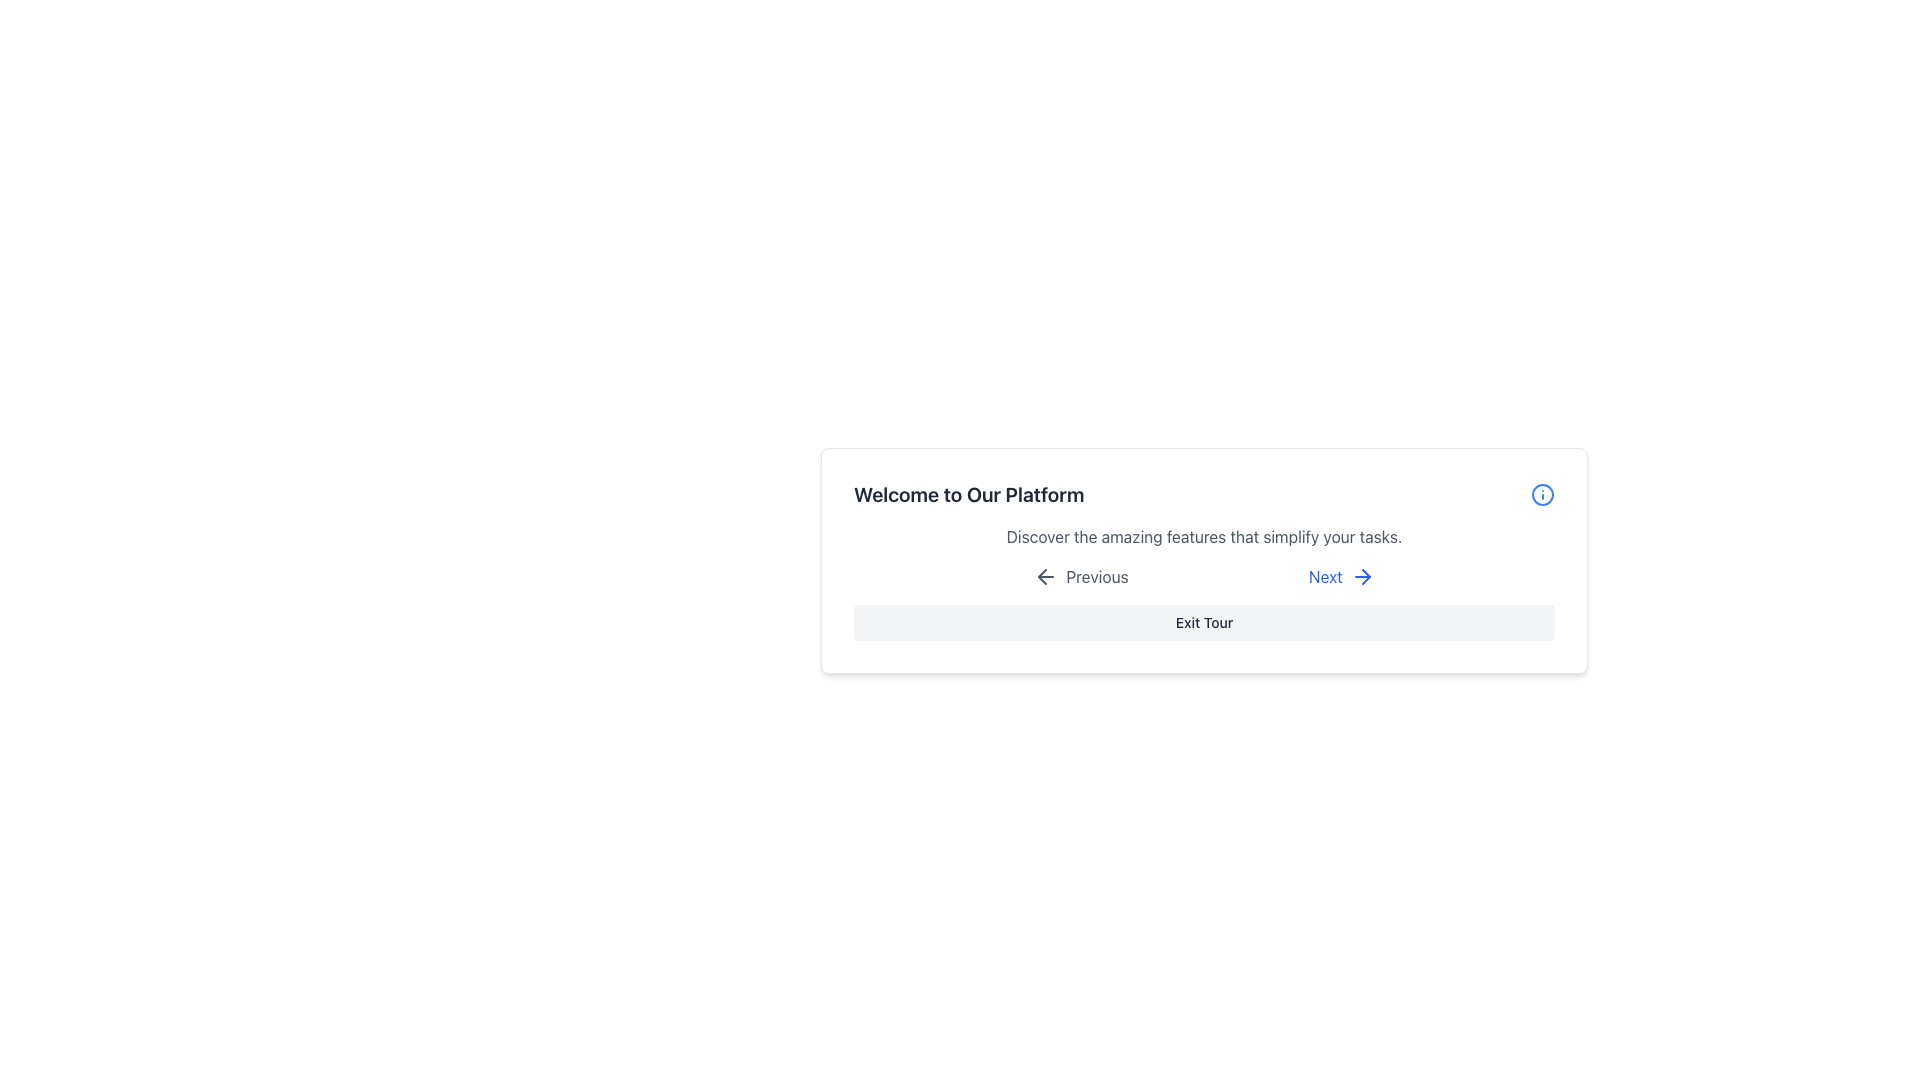 The height and width of the screenshot is (1080, 1920). What do you see at coordinates (1361, 577) in the screenshot?
I see `the right-pointing blue arrow icon that is part of the 'Next' button group, positioned to the right of the 'Next' text` at bounding box center [1361, 577].